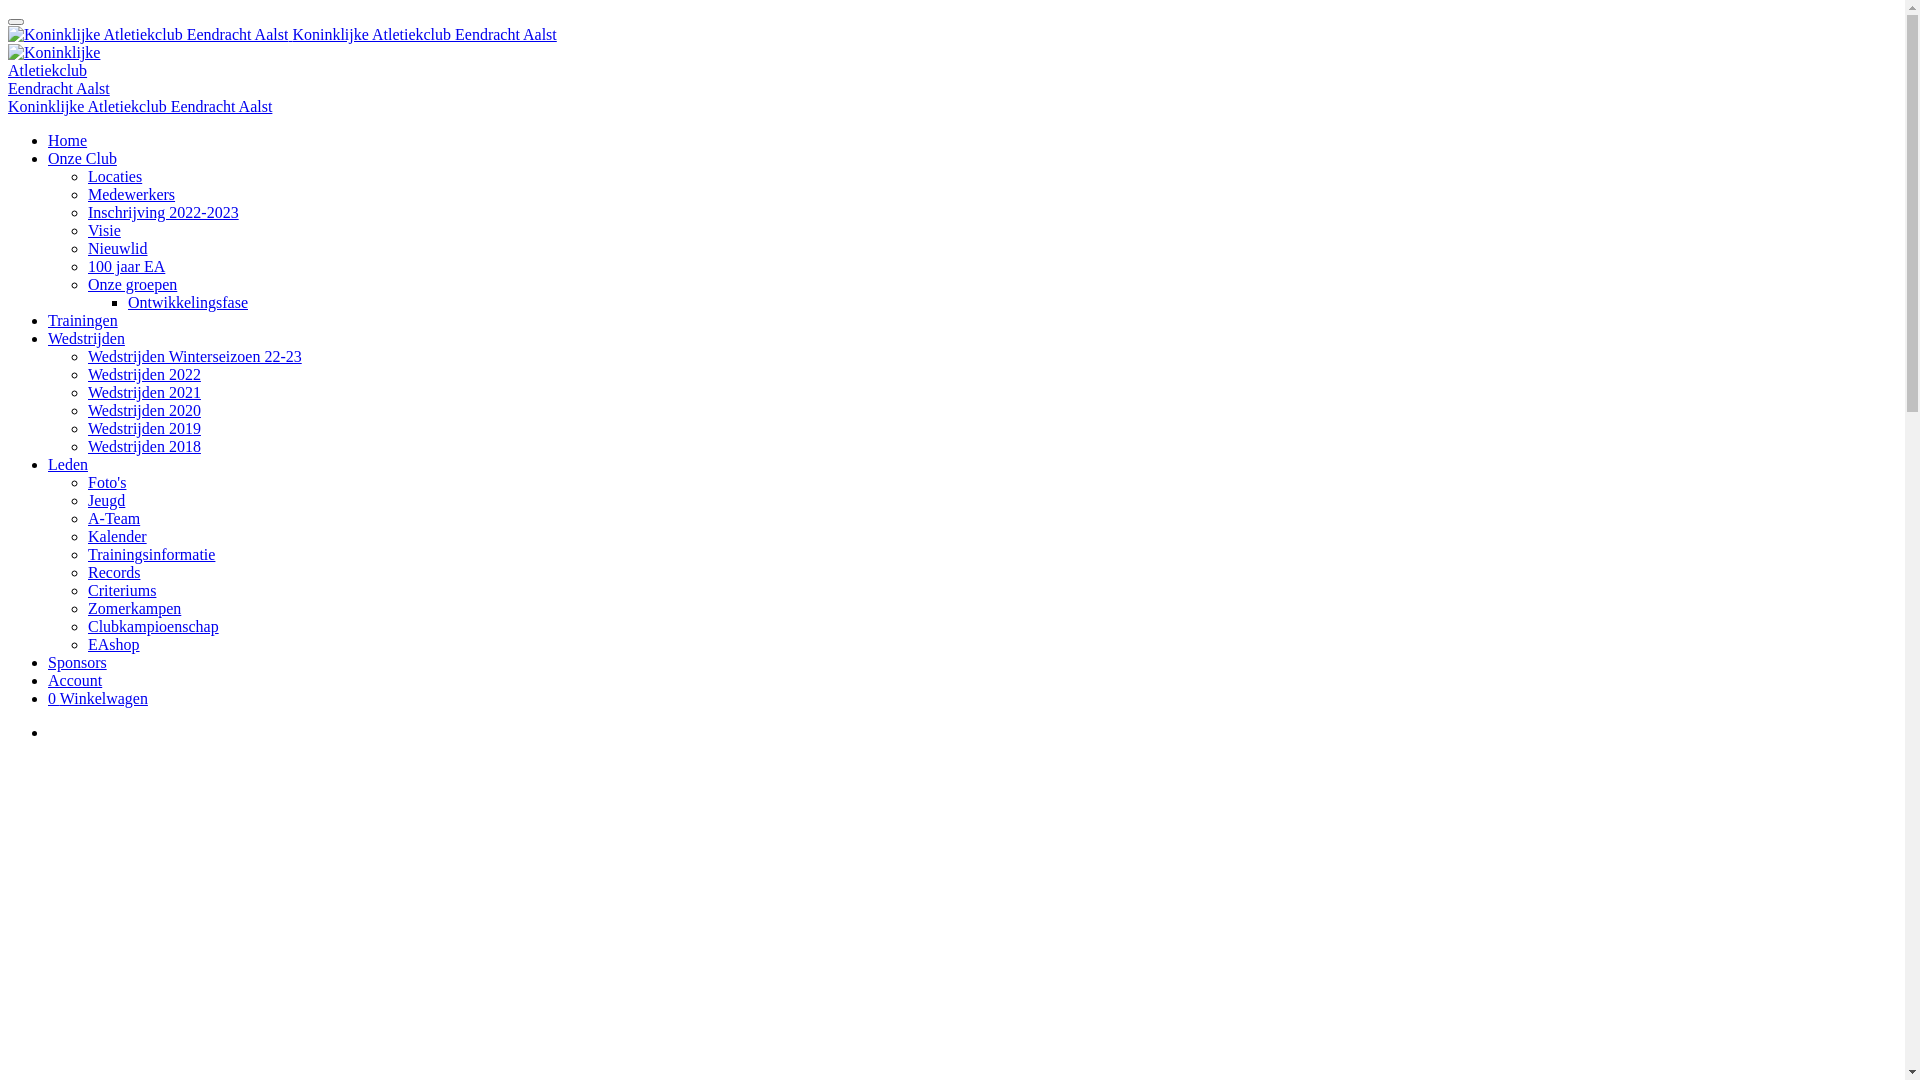 This screenshot has height=1080, width=1920. Describe the element at coordinates (96, 697) in the screenshot. I see `'0 Winkelwagen'` at that location.